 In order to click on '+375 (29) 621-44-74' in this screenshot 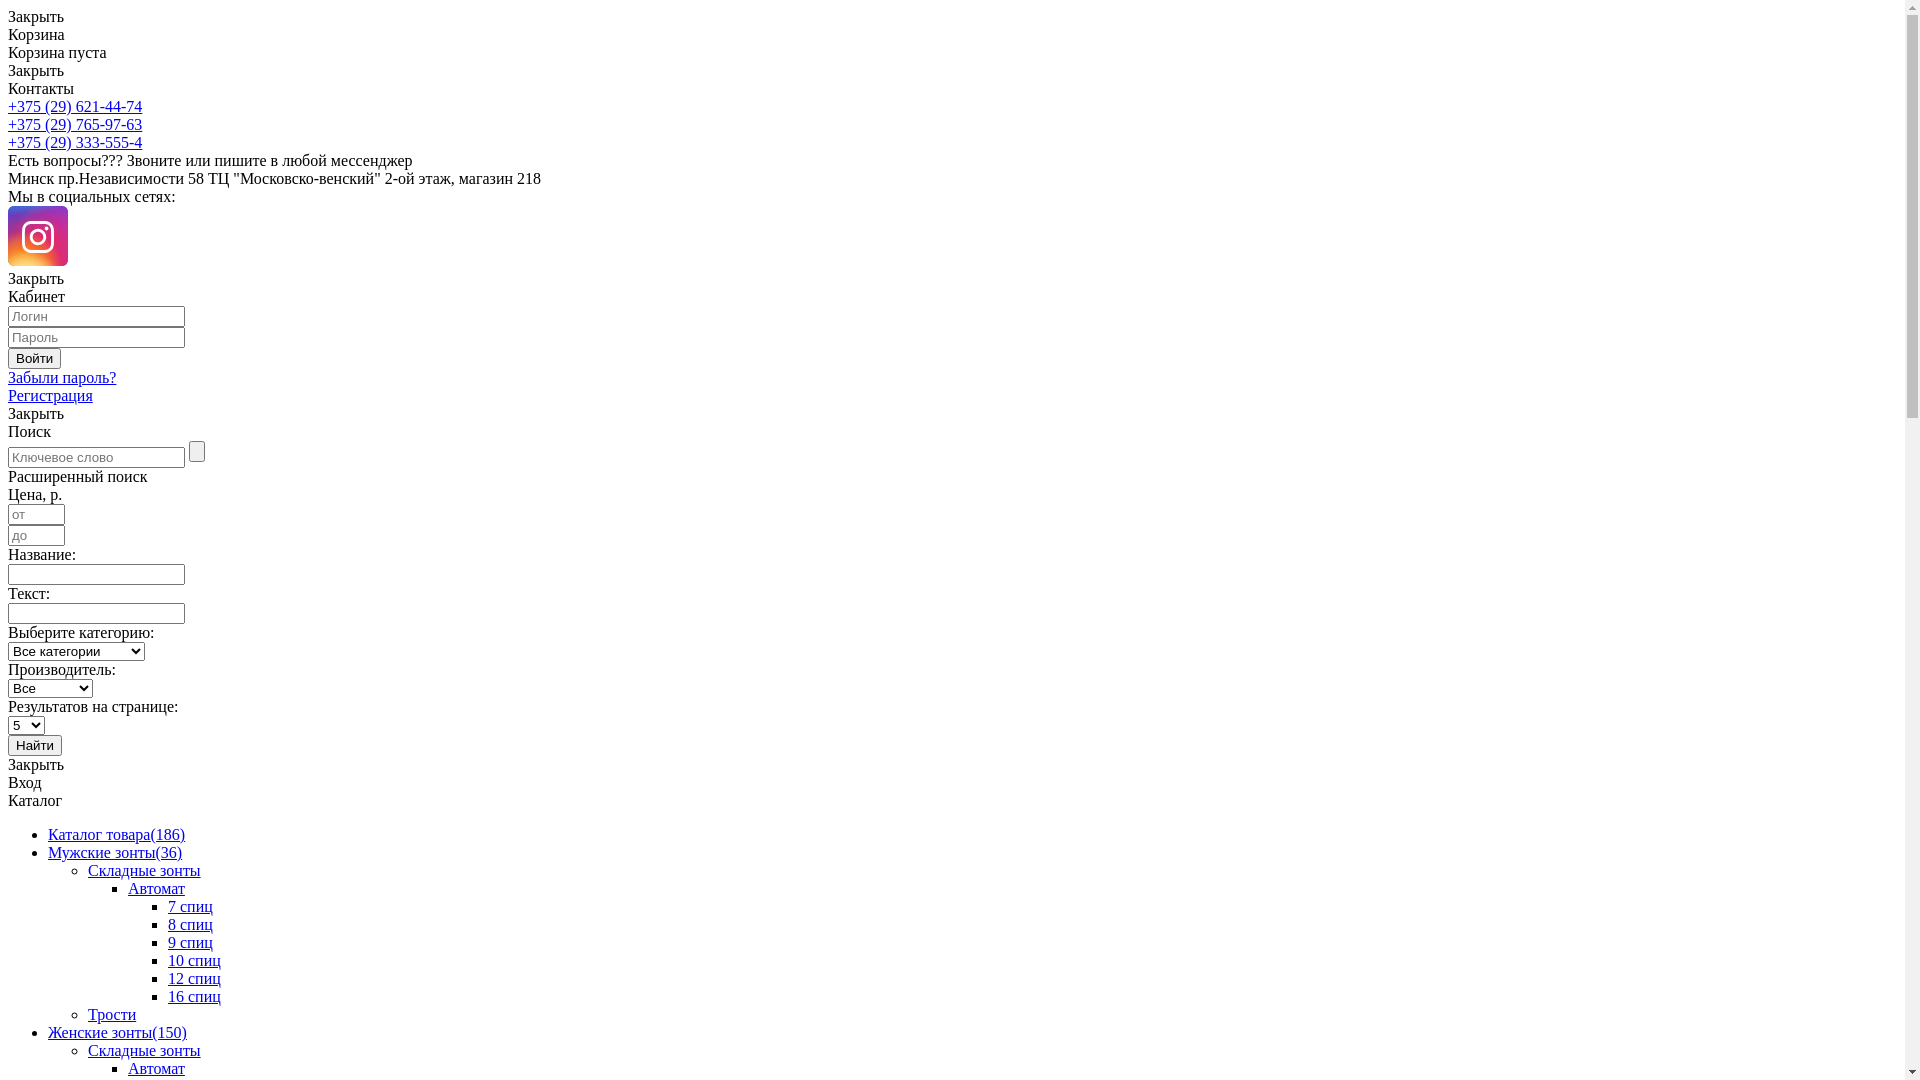, I will do `click(8, 106)`.